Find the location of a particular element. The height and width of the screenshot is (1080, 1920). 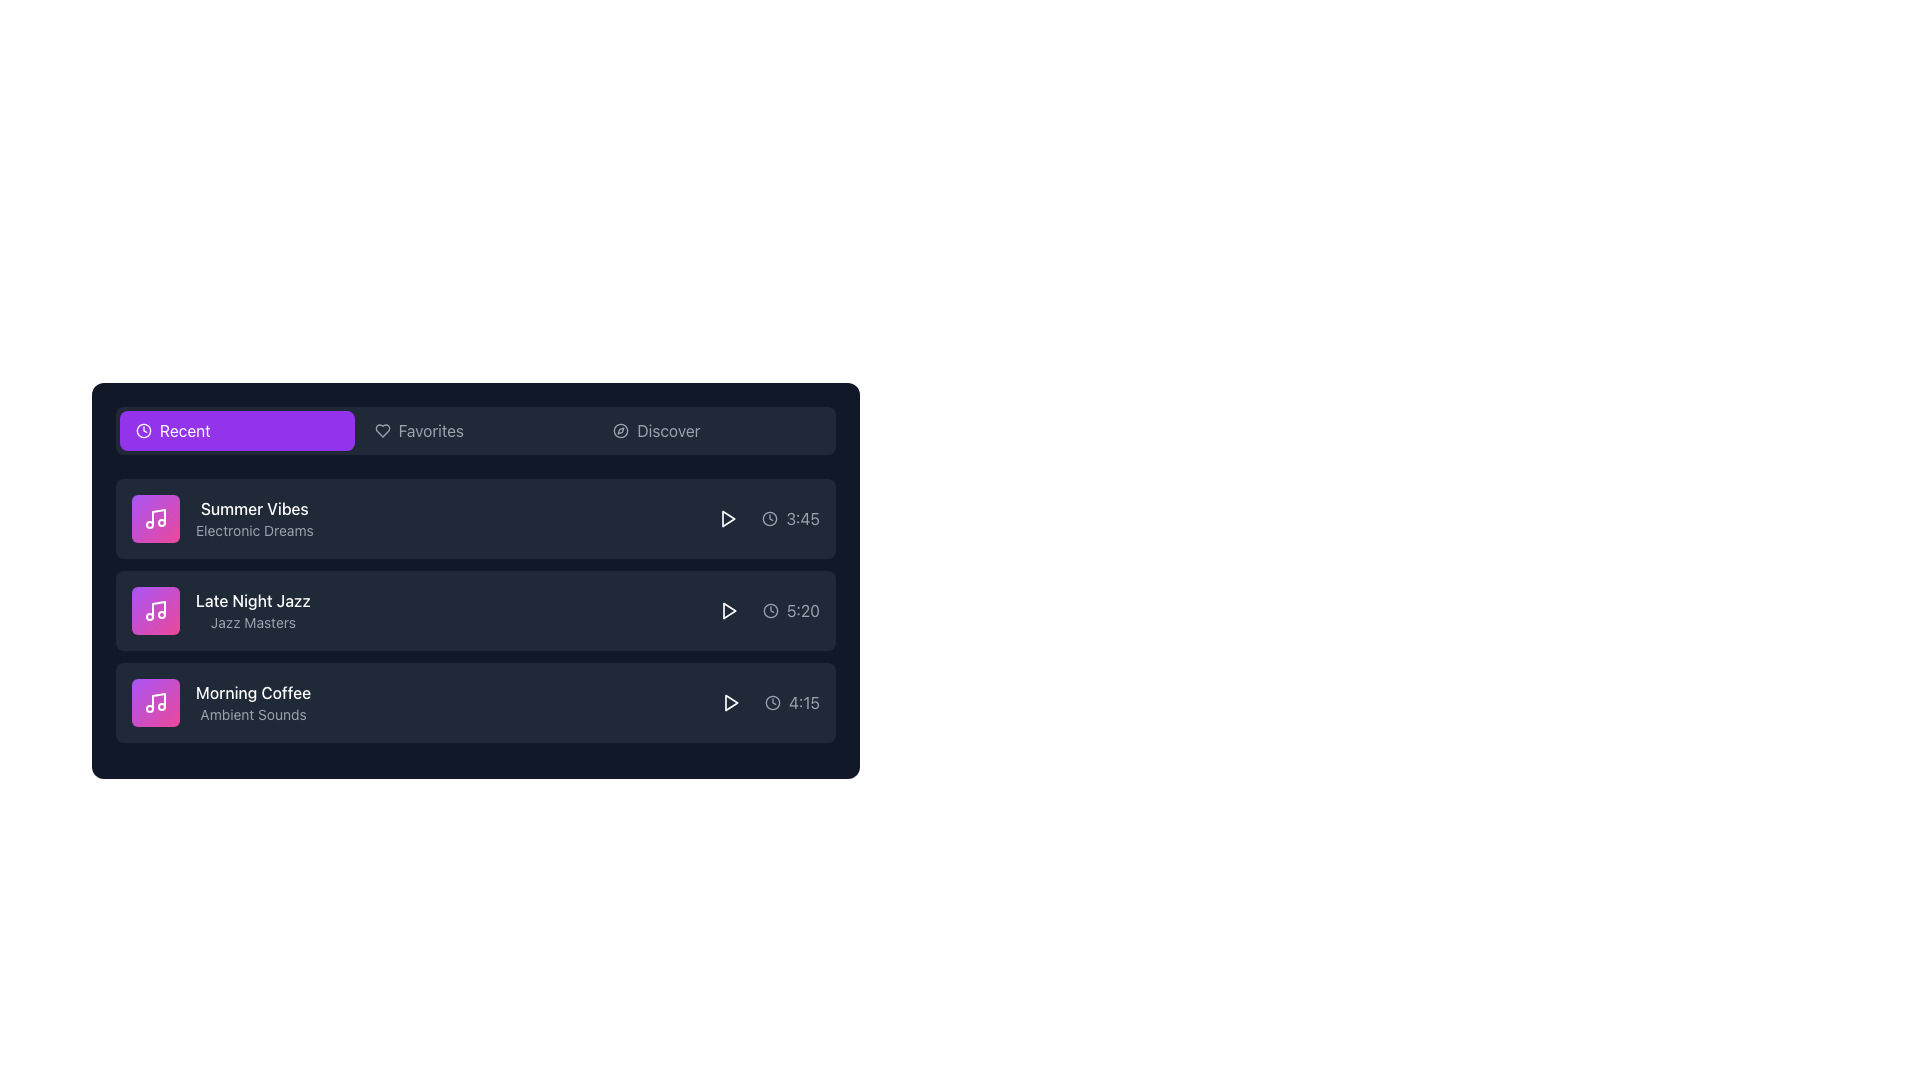

the heart-shaped 'Favorites' icon located in the header navigation, positioned centrally between the 'Recent' and 'Discover' tab options is located at coordinates (382, 430).